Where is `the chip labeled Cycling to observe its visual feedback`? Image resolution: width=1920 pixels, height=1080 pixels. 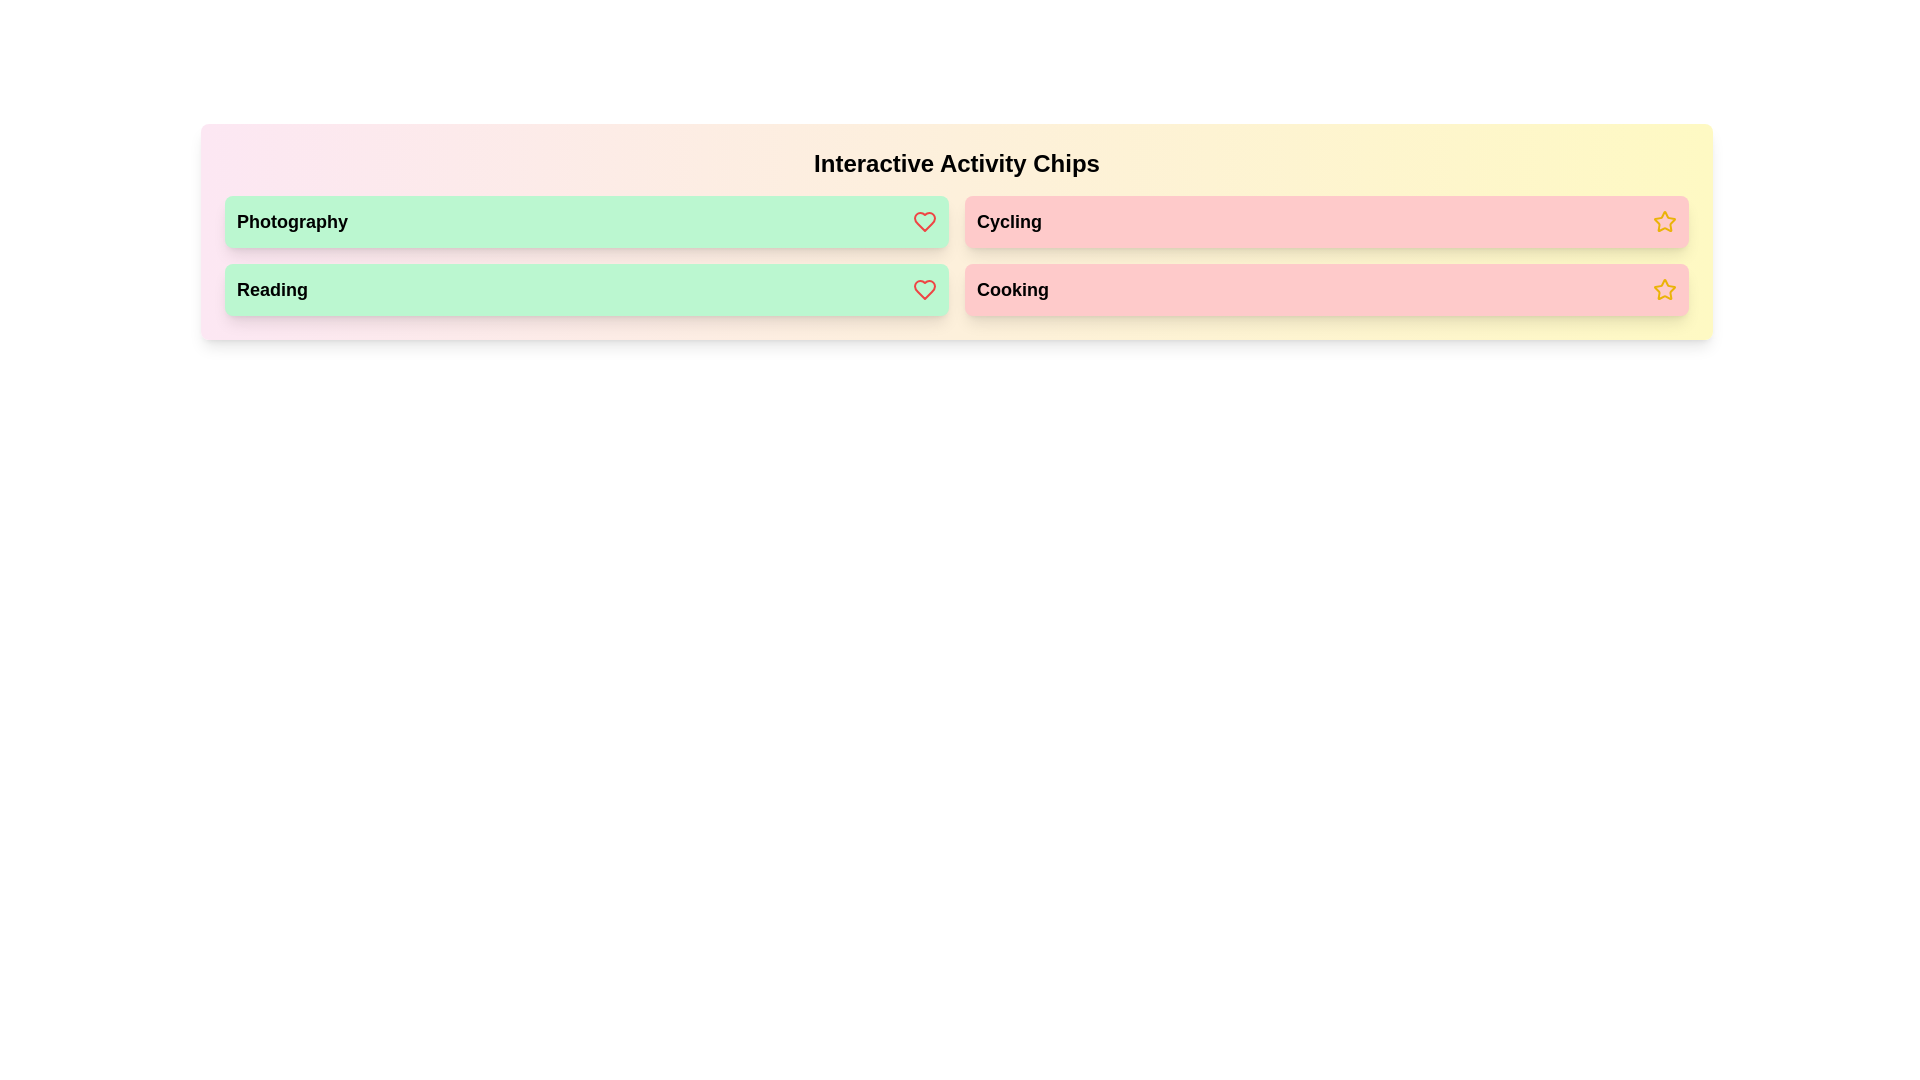 the chip labeled Cycling to observe its visual feedback is located at coordinates (1326, 222).